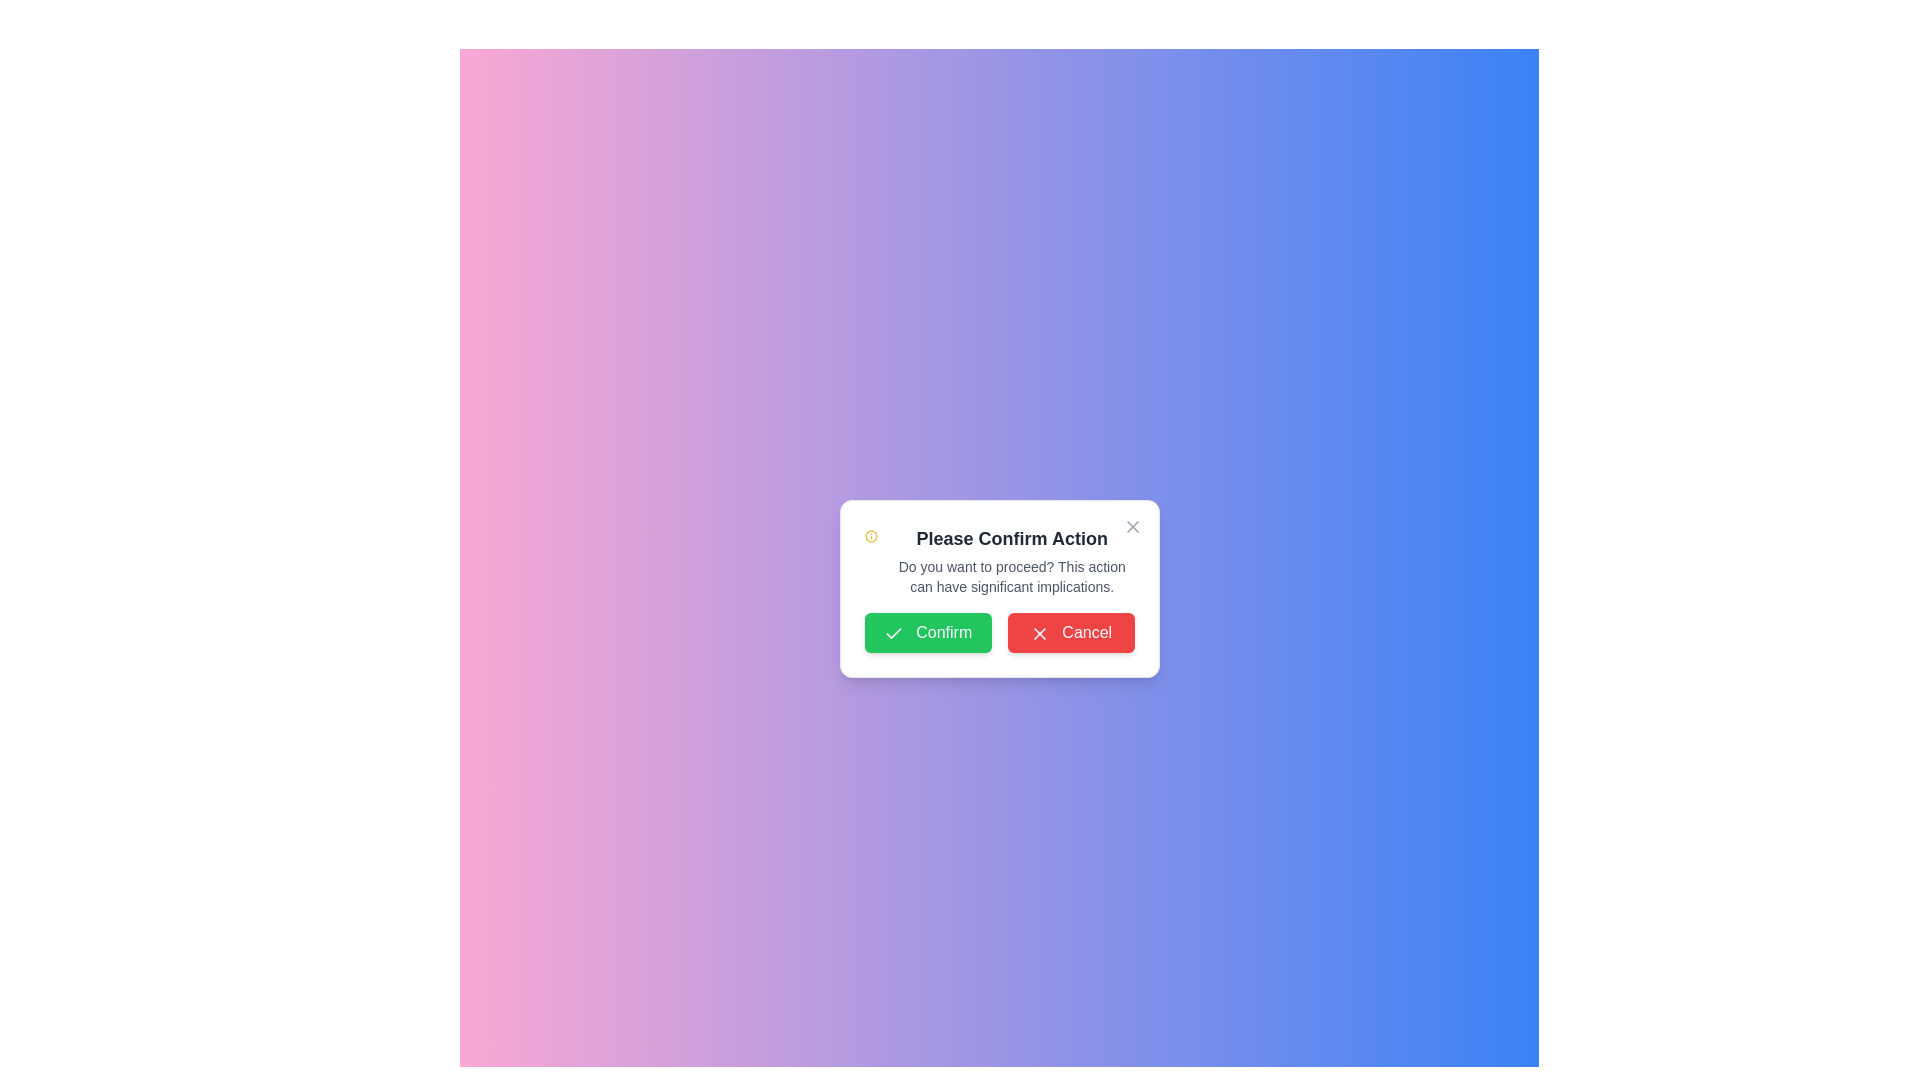 This screenshot has height=1080, width=1920. What do you see at coordinates (1132, 529) in the screenshot?
I see `the close button represented by a small 'X' icon at the top-right corner of the 'Please Confirm Action' dialog to change its color` at bounding box center [1132, 529].